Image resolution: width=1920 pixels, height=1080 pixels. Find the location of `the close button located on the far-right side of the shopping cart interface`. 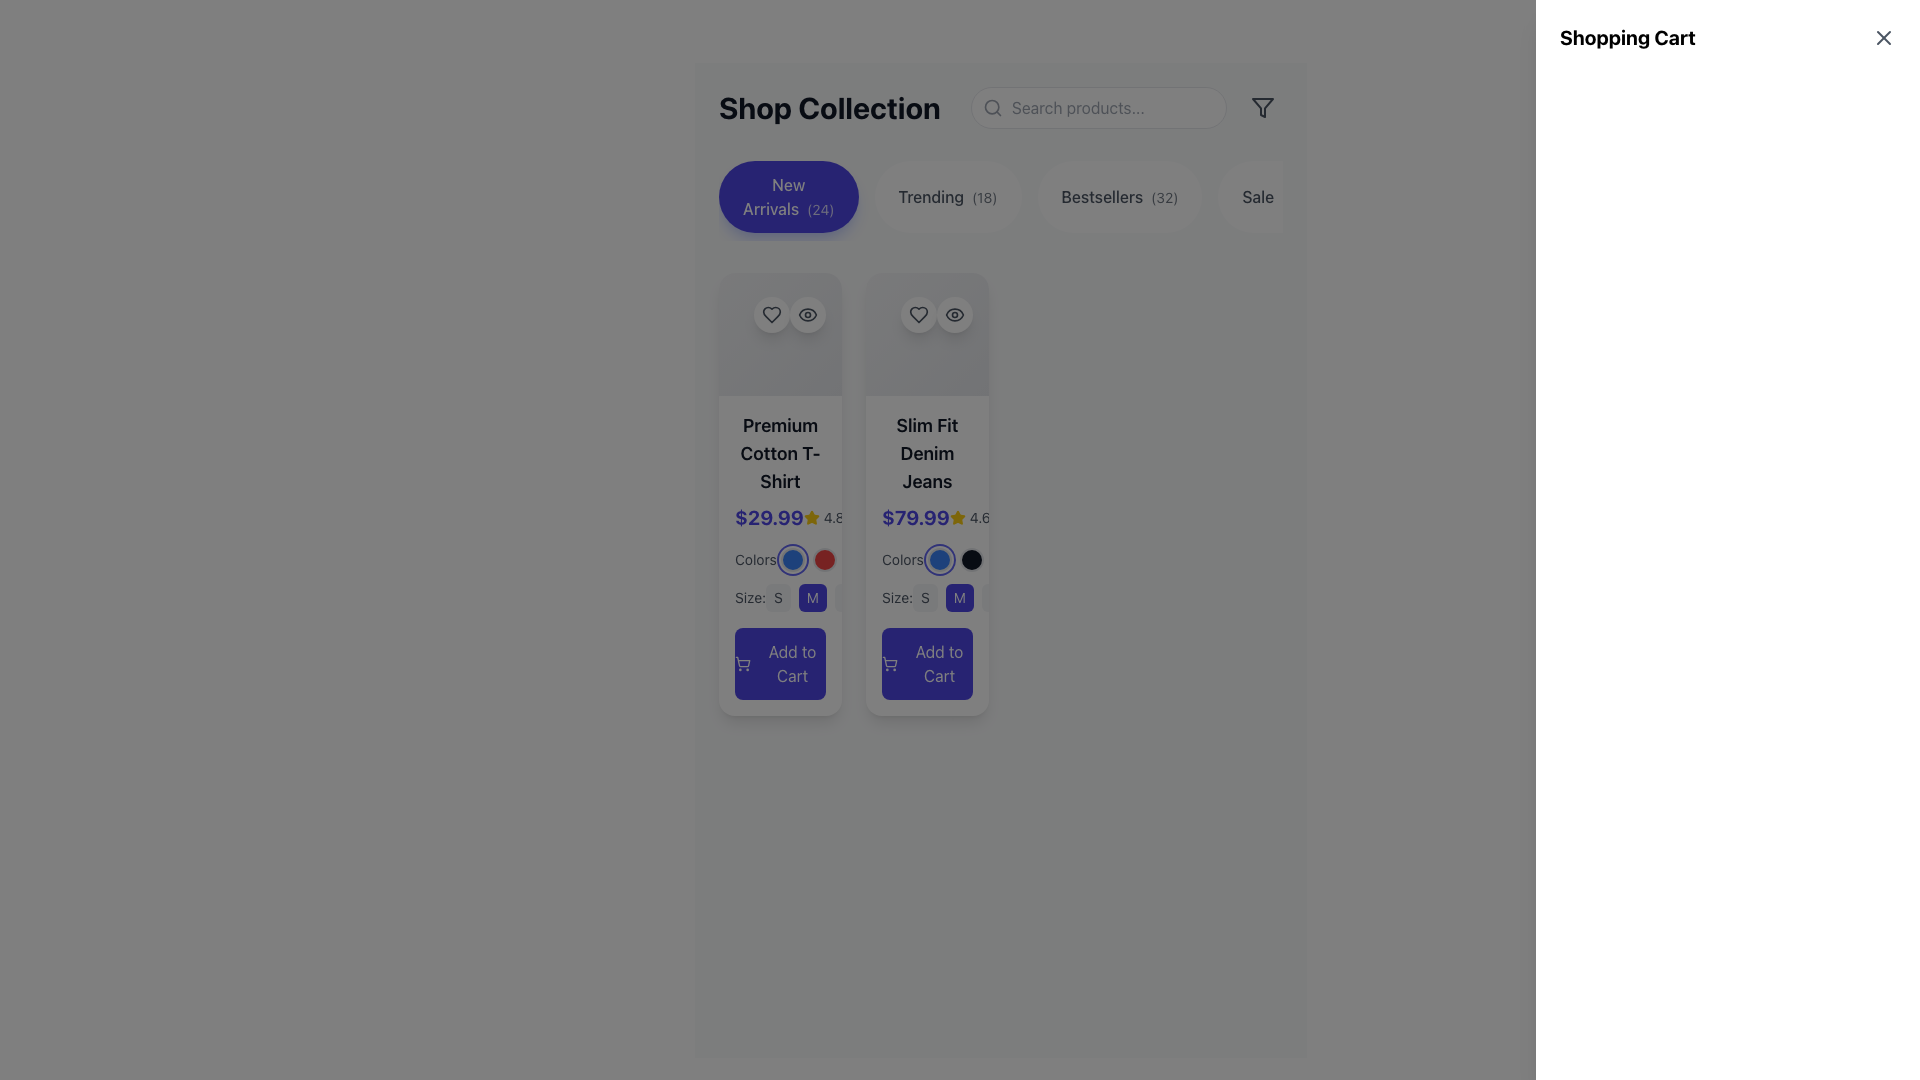

the close button located on the far-right side of the shopping cart interface is located at coordinates (1882, 38).